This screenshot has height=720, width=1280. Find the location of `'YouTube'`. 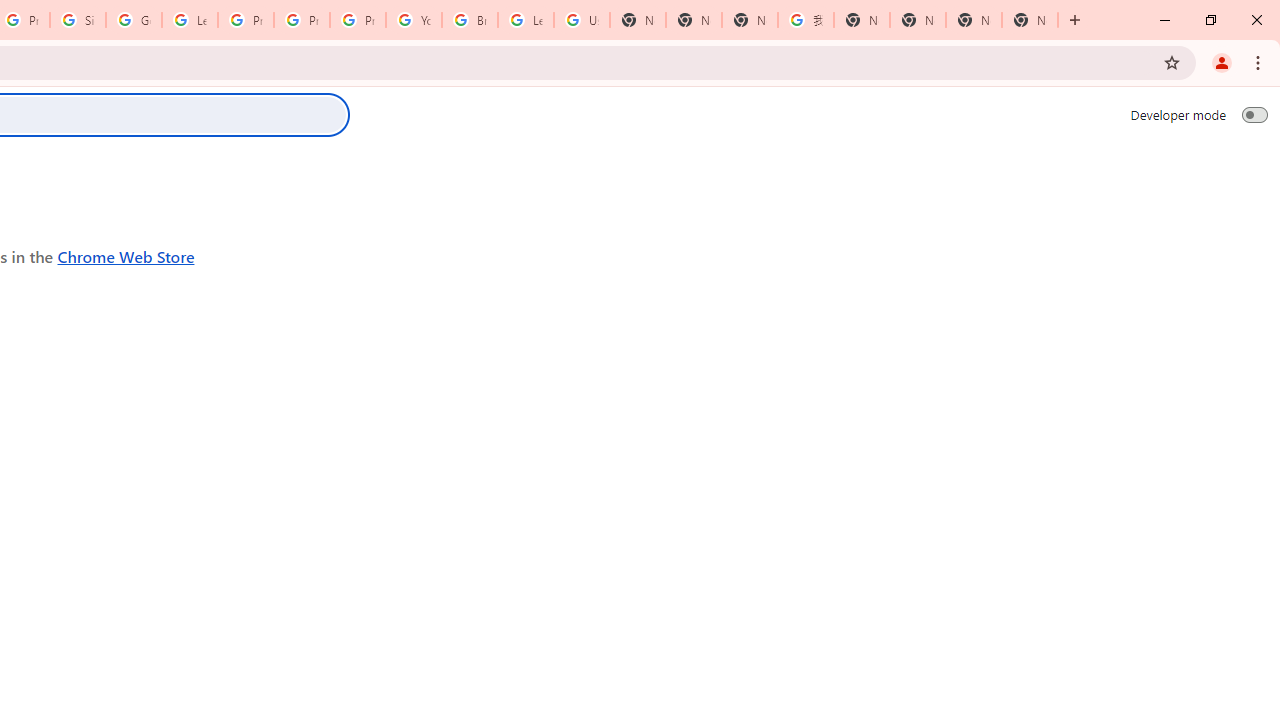

'YouTube' is located at coordinates (413, 20).